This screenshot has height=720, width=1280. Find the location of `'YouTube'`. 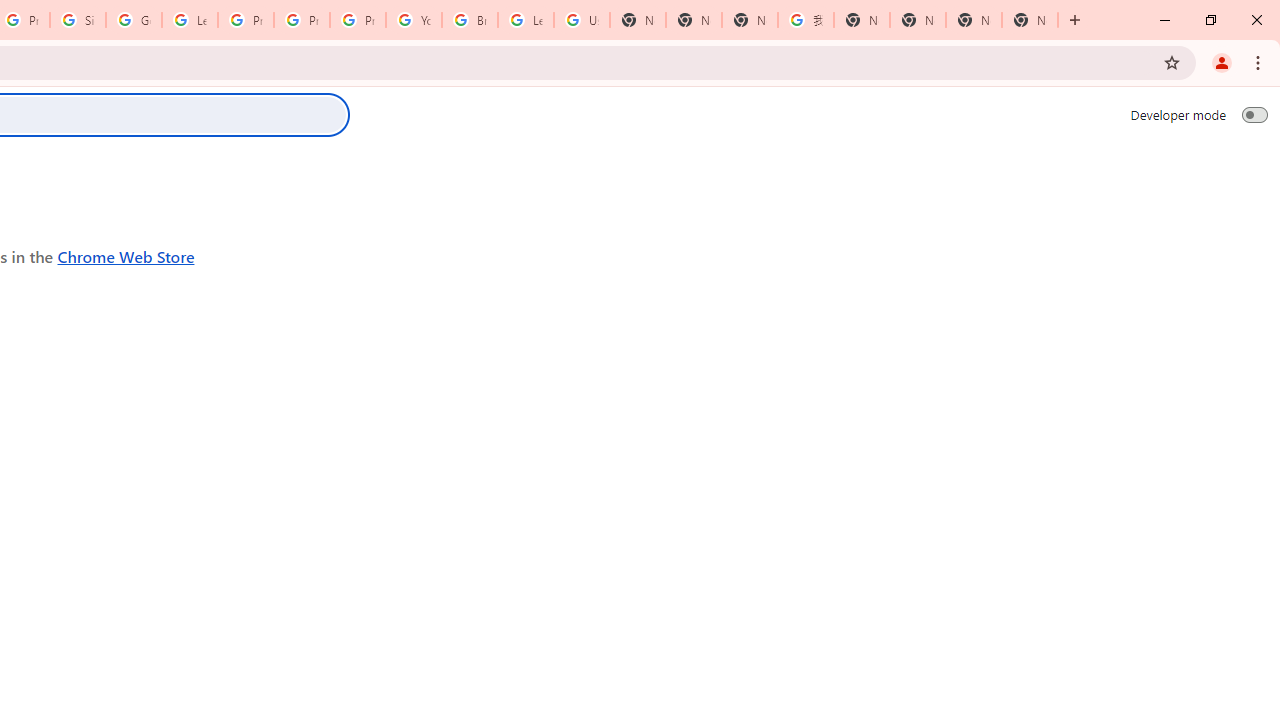

'YouTube' is located at coordinates (413, 20).